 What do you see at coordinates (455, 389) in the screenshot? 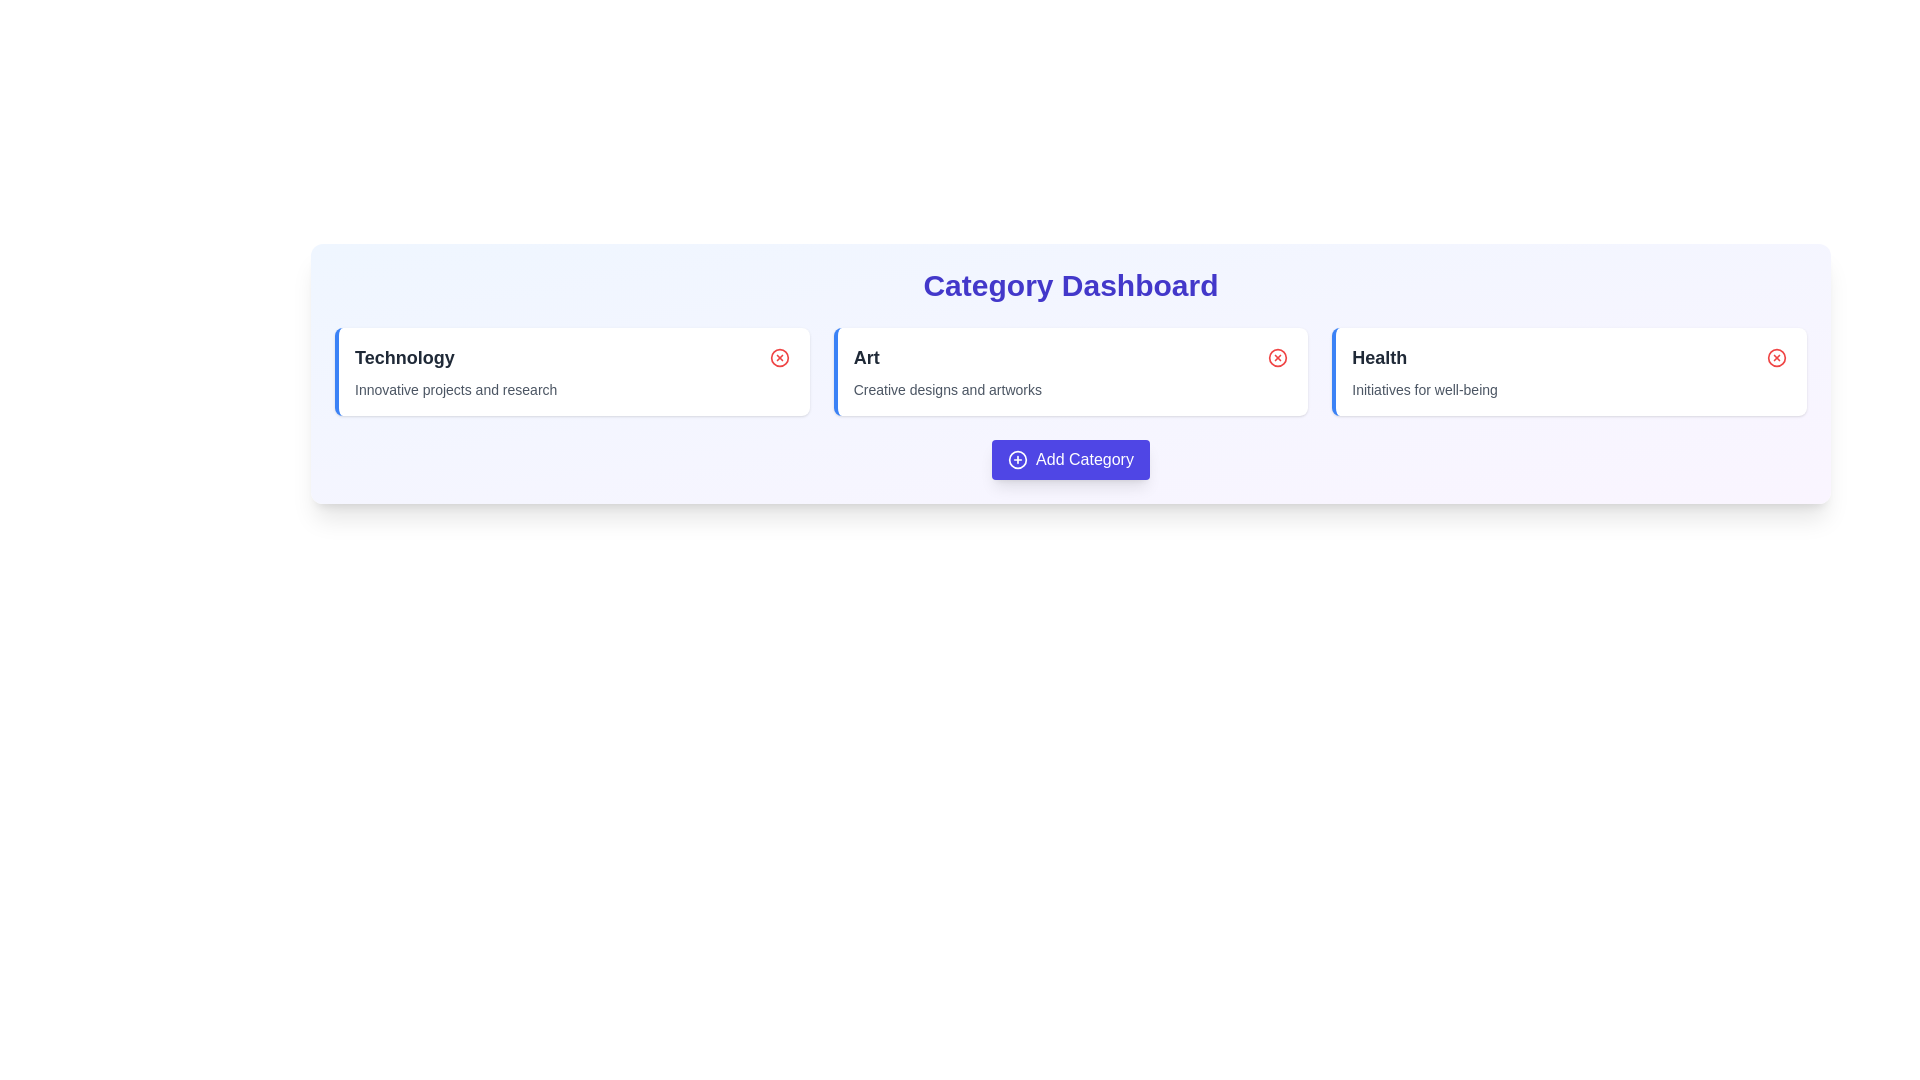
I see `the static text providing descriptive detail about the 'Technology' category, which is located below the 'Technology' heading within a white card that has a left blue border` at bounding box center [455, 389].